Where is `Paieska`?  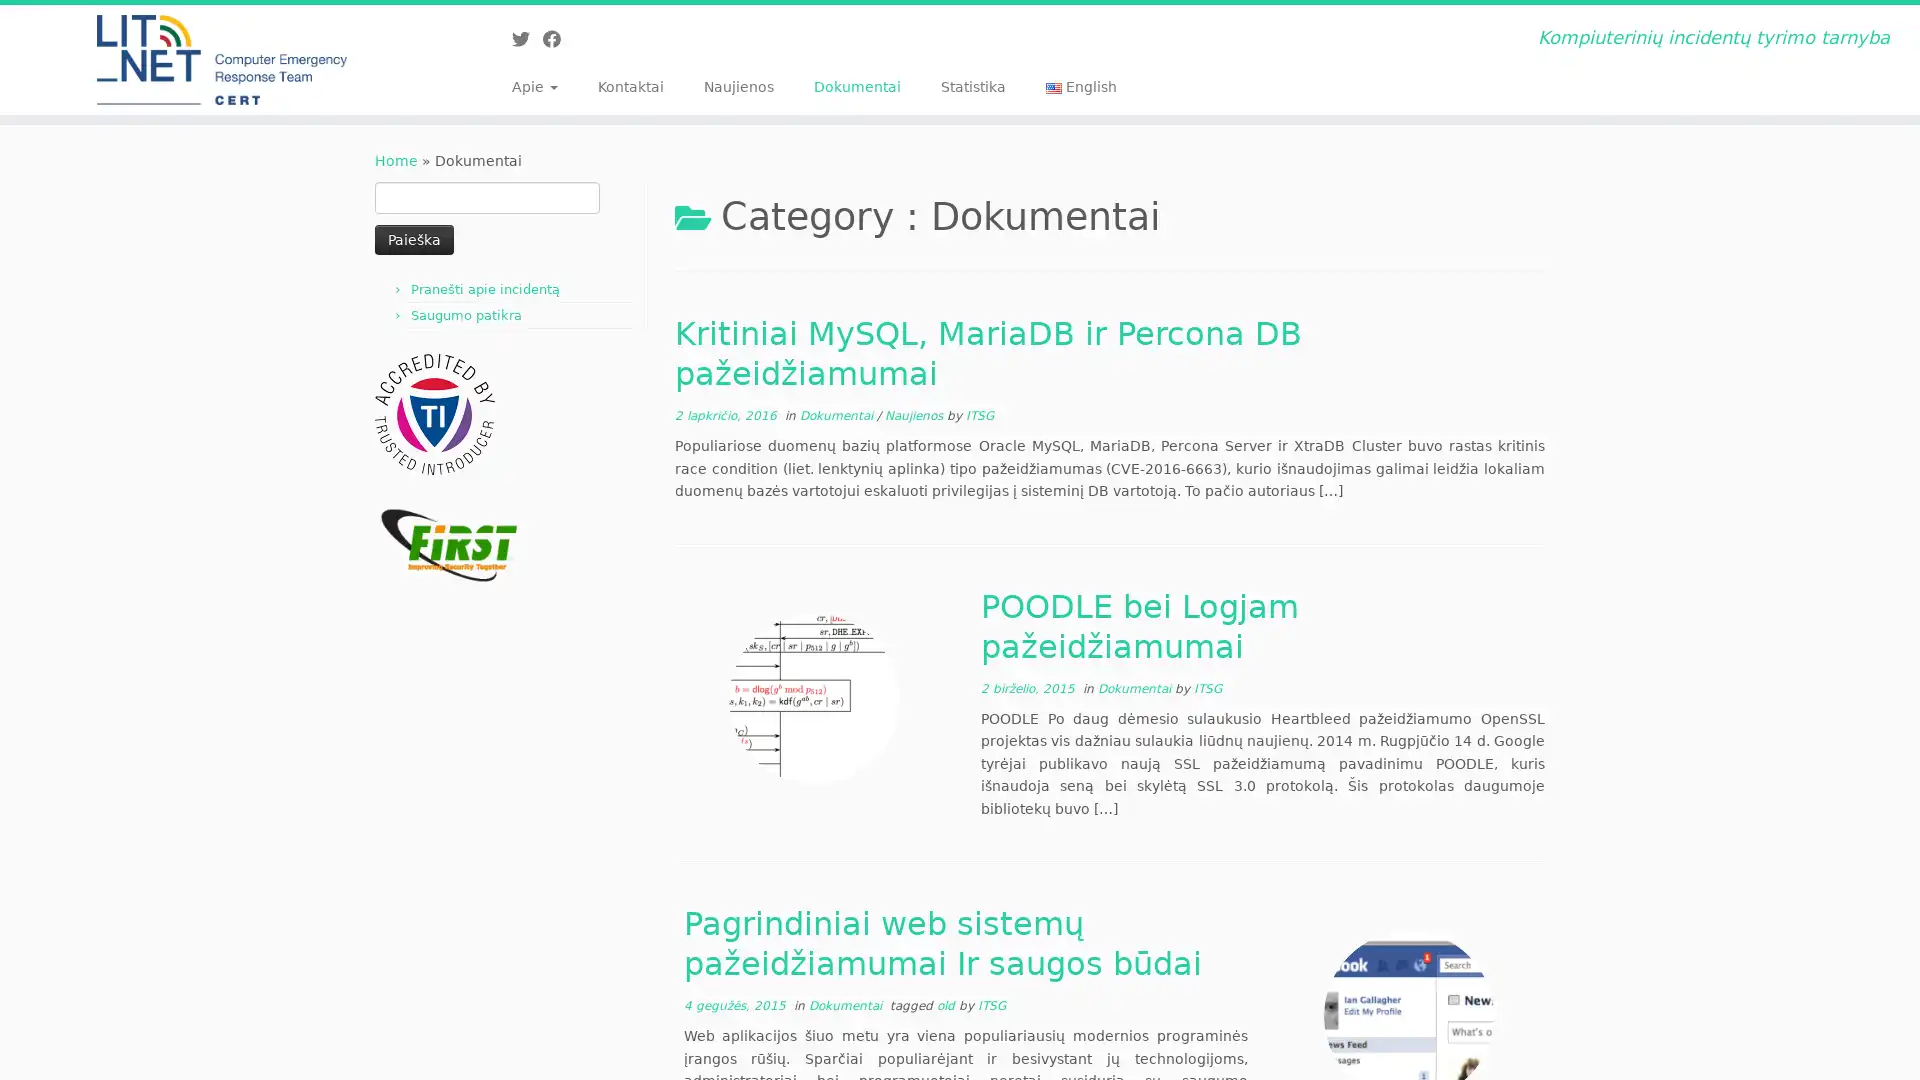
Paieska is located at coordinates (413, 238).